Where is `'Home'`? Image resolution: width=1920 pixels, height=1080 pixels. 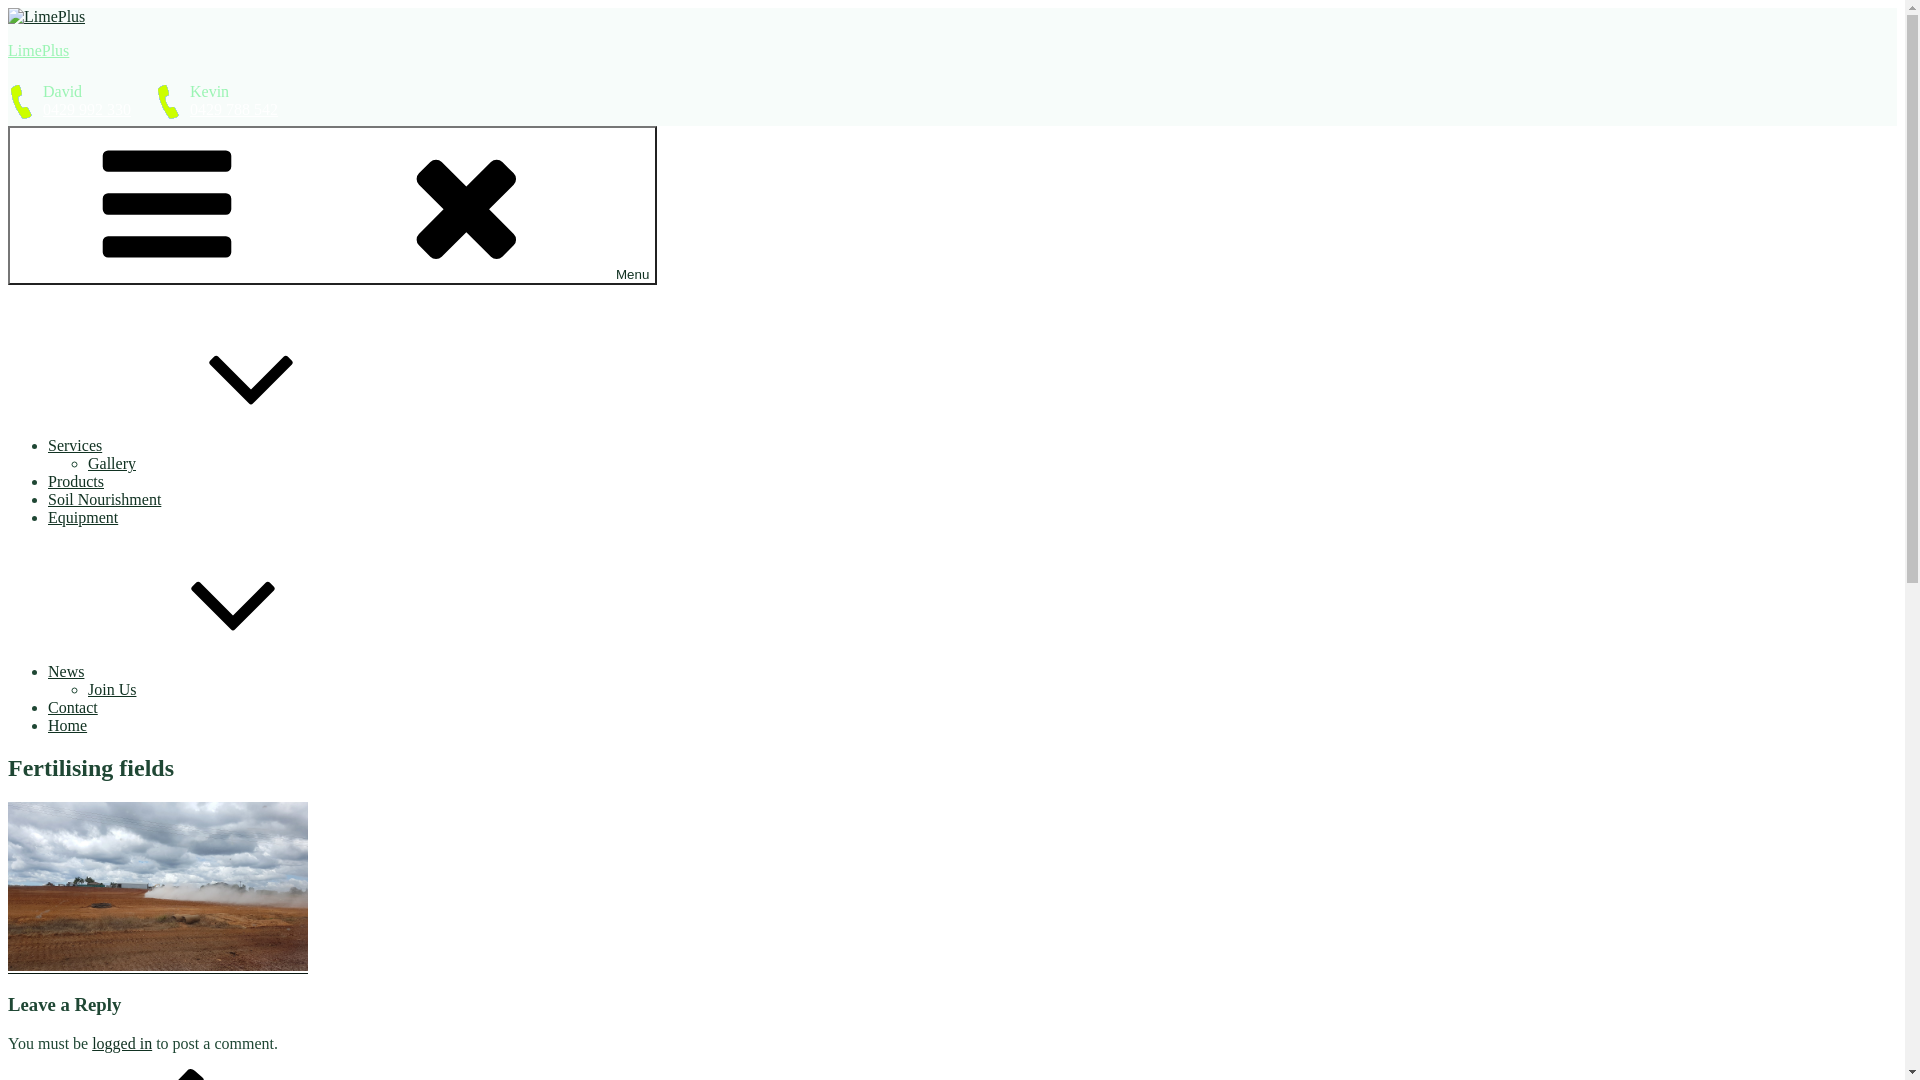 'Home' is located at coordinates (67, 725).